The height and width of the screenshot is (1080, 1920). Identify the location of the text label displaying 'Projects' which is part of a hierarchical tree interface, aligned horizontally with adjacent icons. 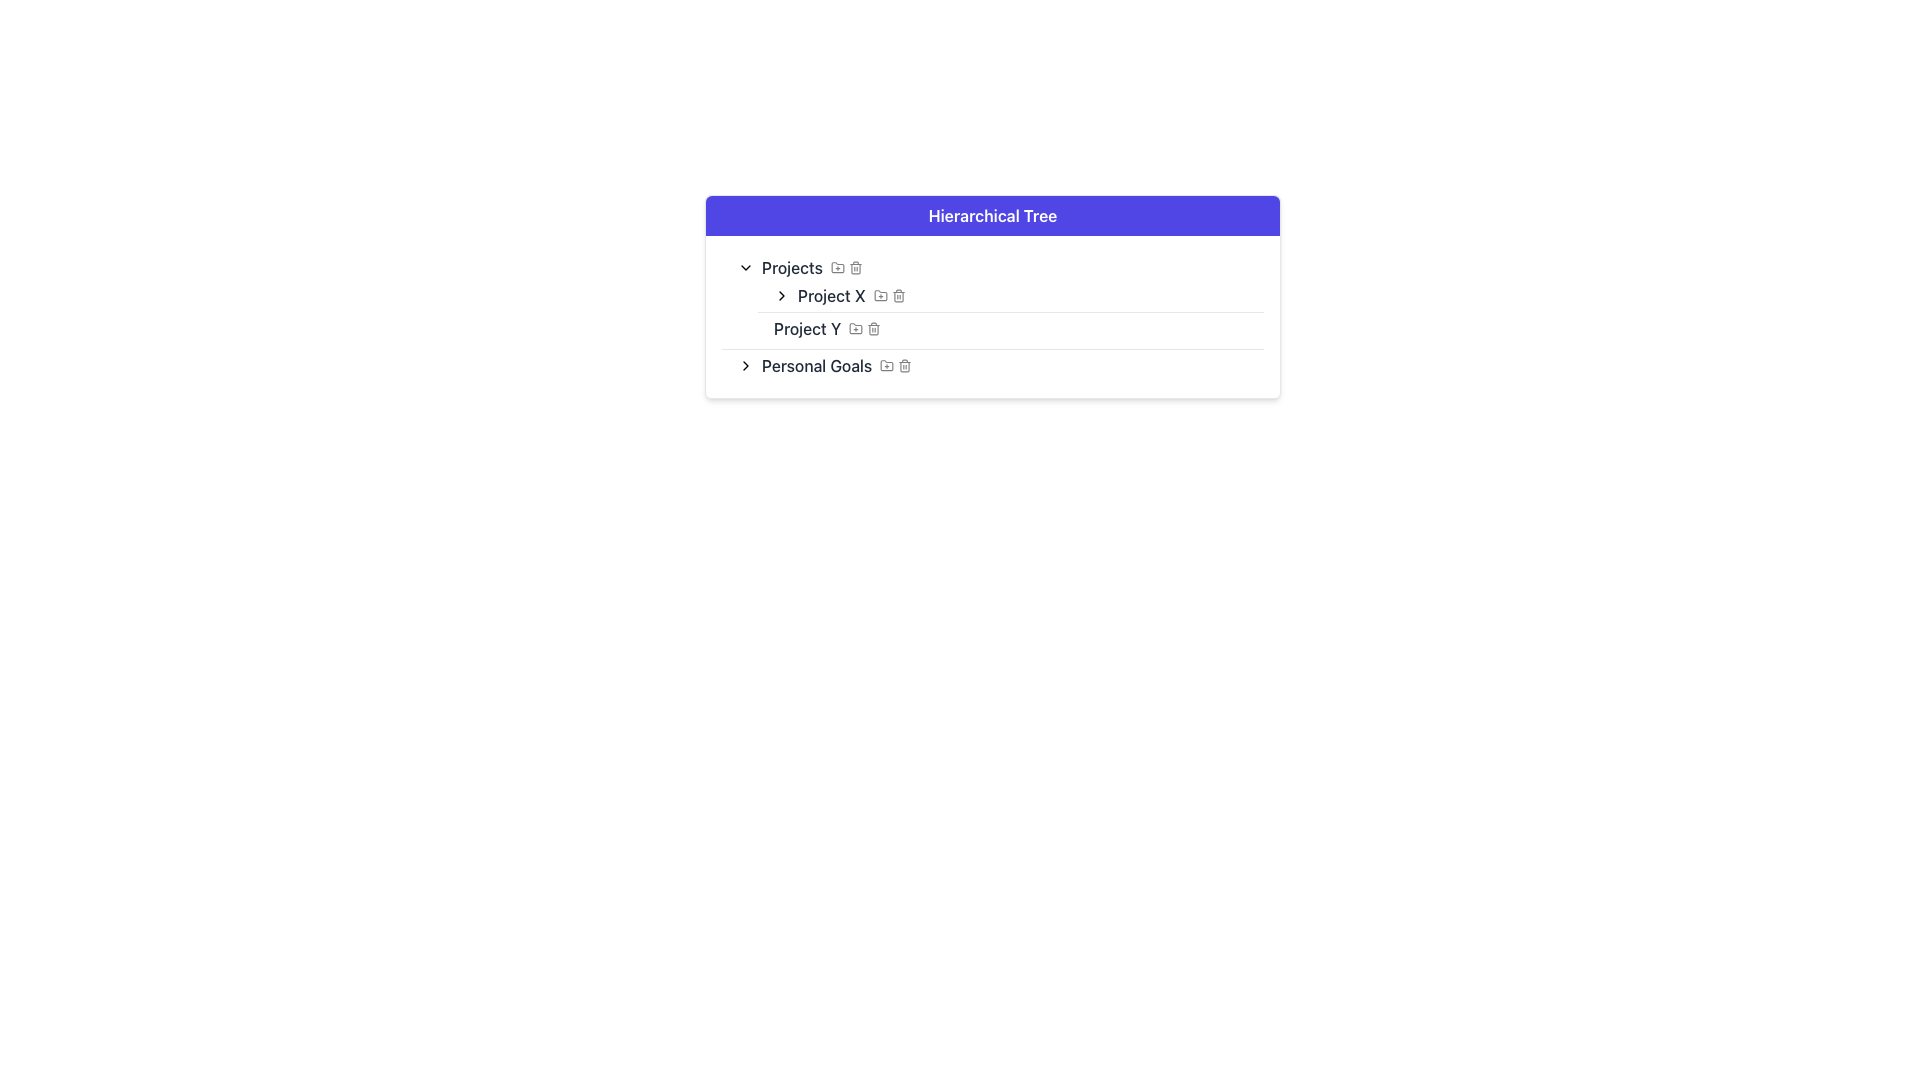
(791, 266).